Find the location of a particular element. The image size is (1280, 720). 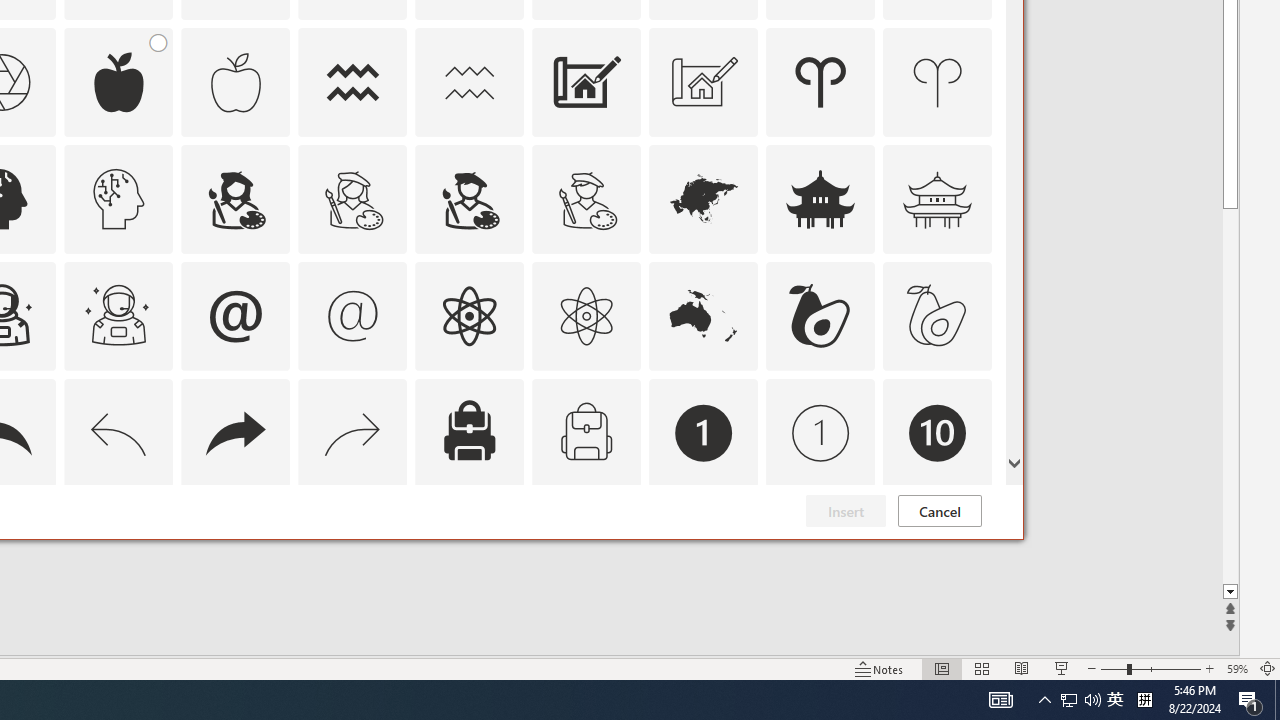

'AutomationID: Icons_Apple_M' is located at coordinates (235, 81).